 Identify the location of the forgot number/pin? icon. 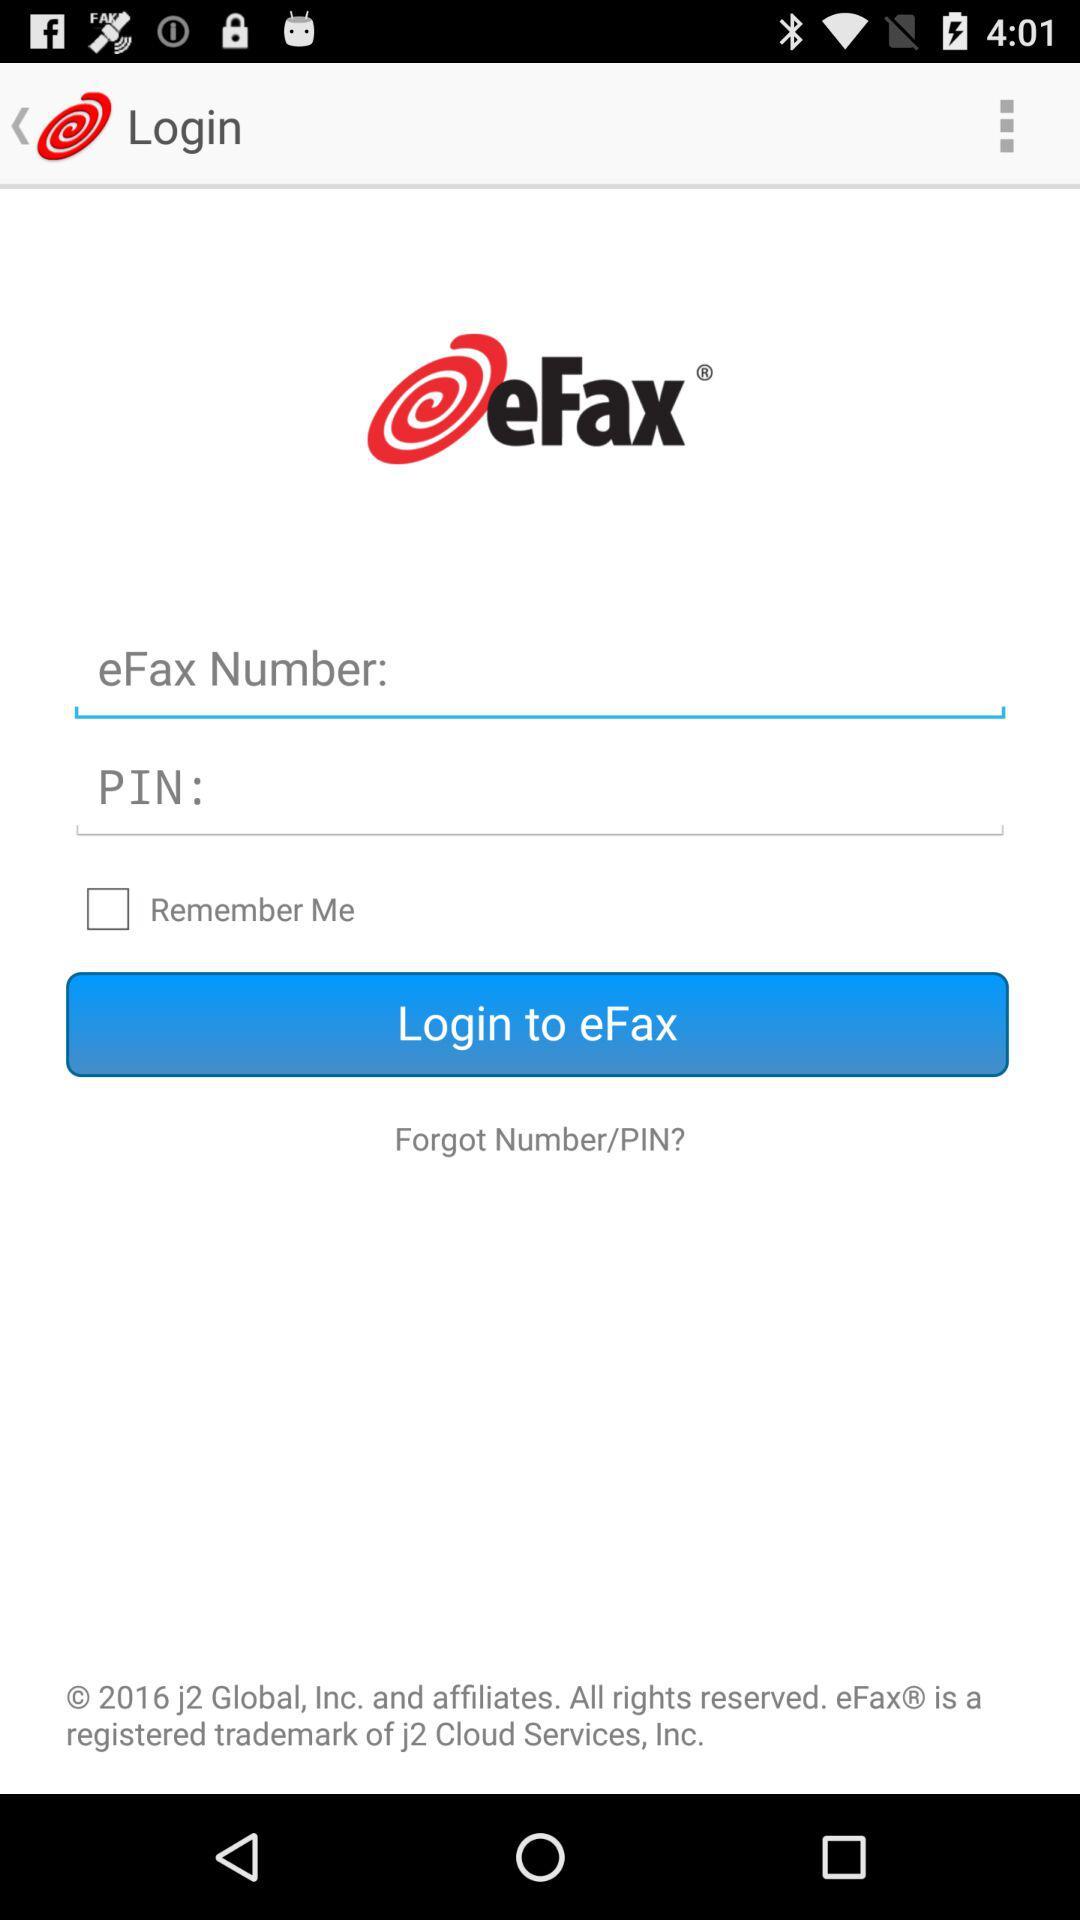
(540, 1138).